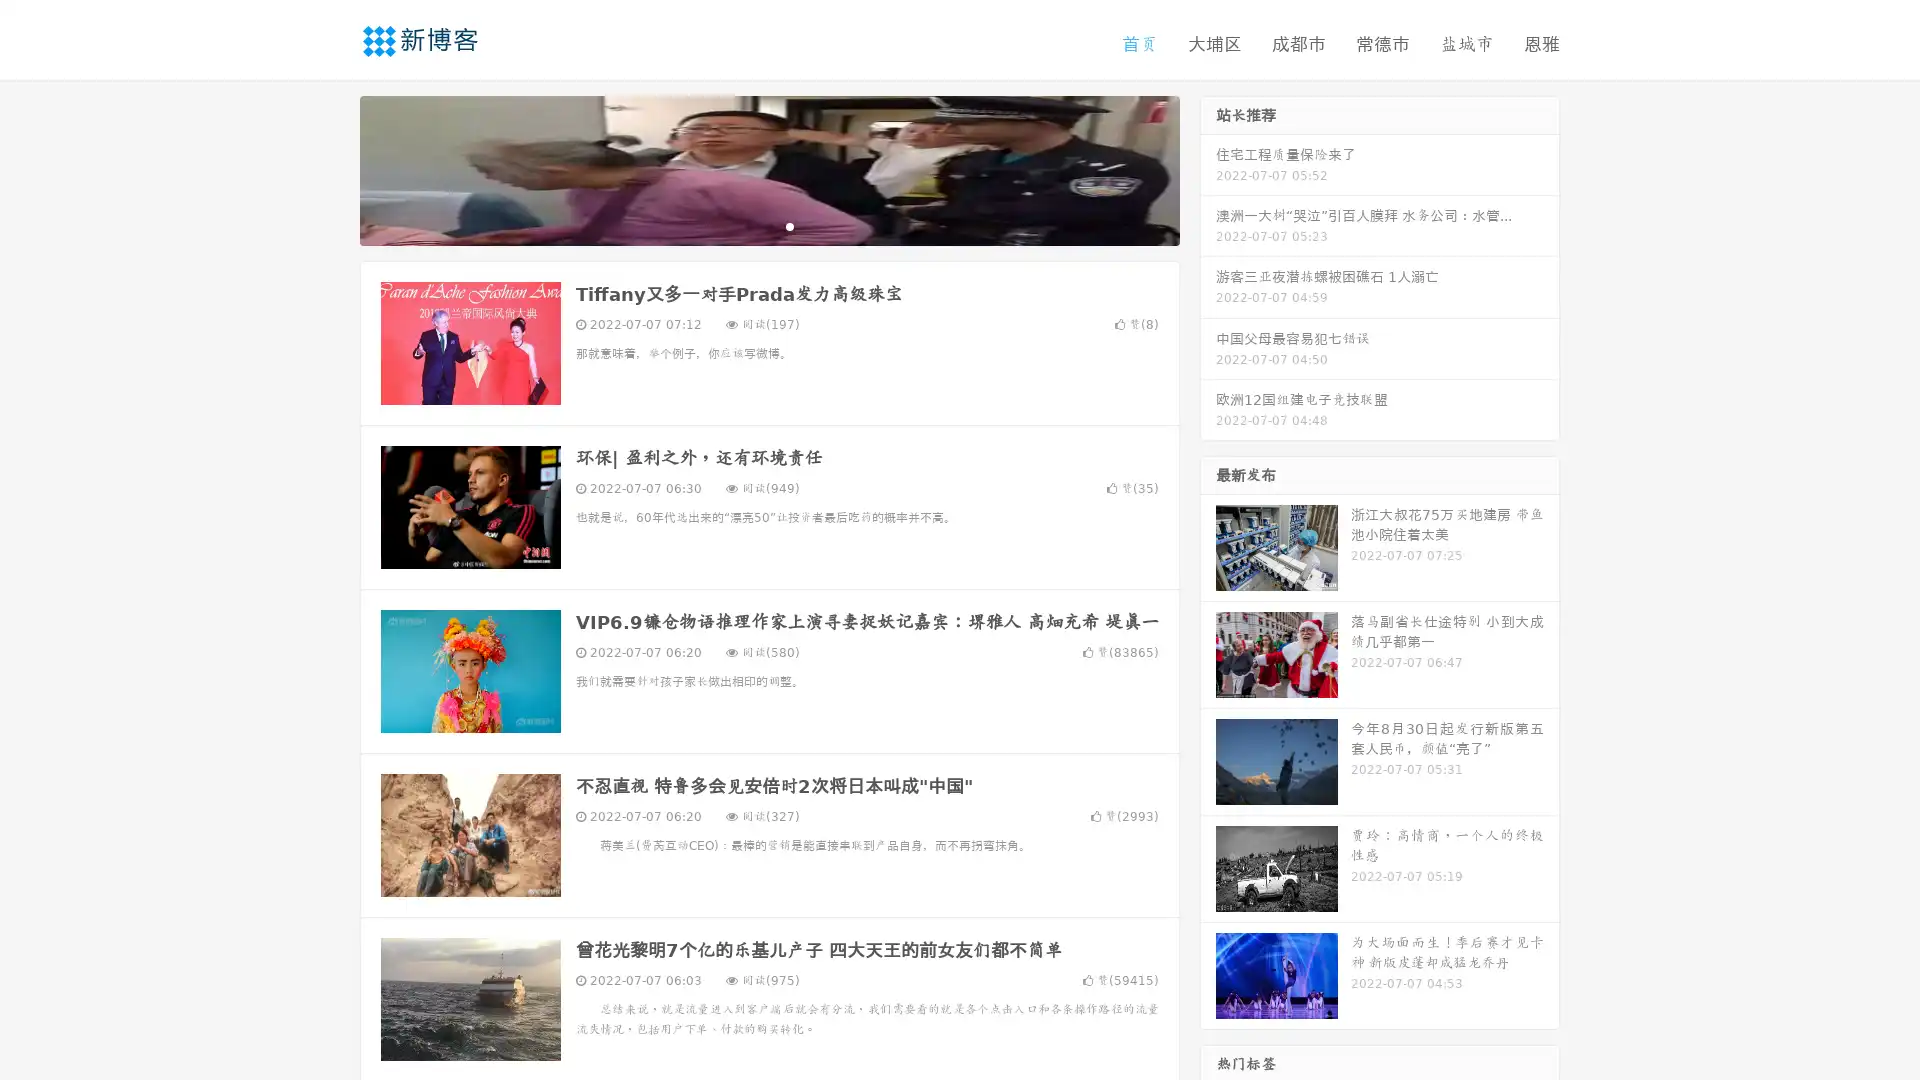  Describe the element at coordinates (330, 168) in the screenshot. I see `Previous slide` at that location.